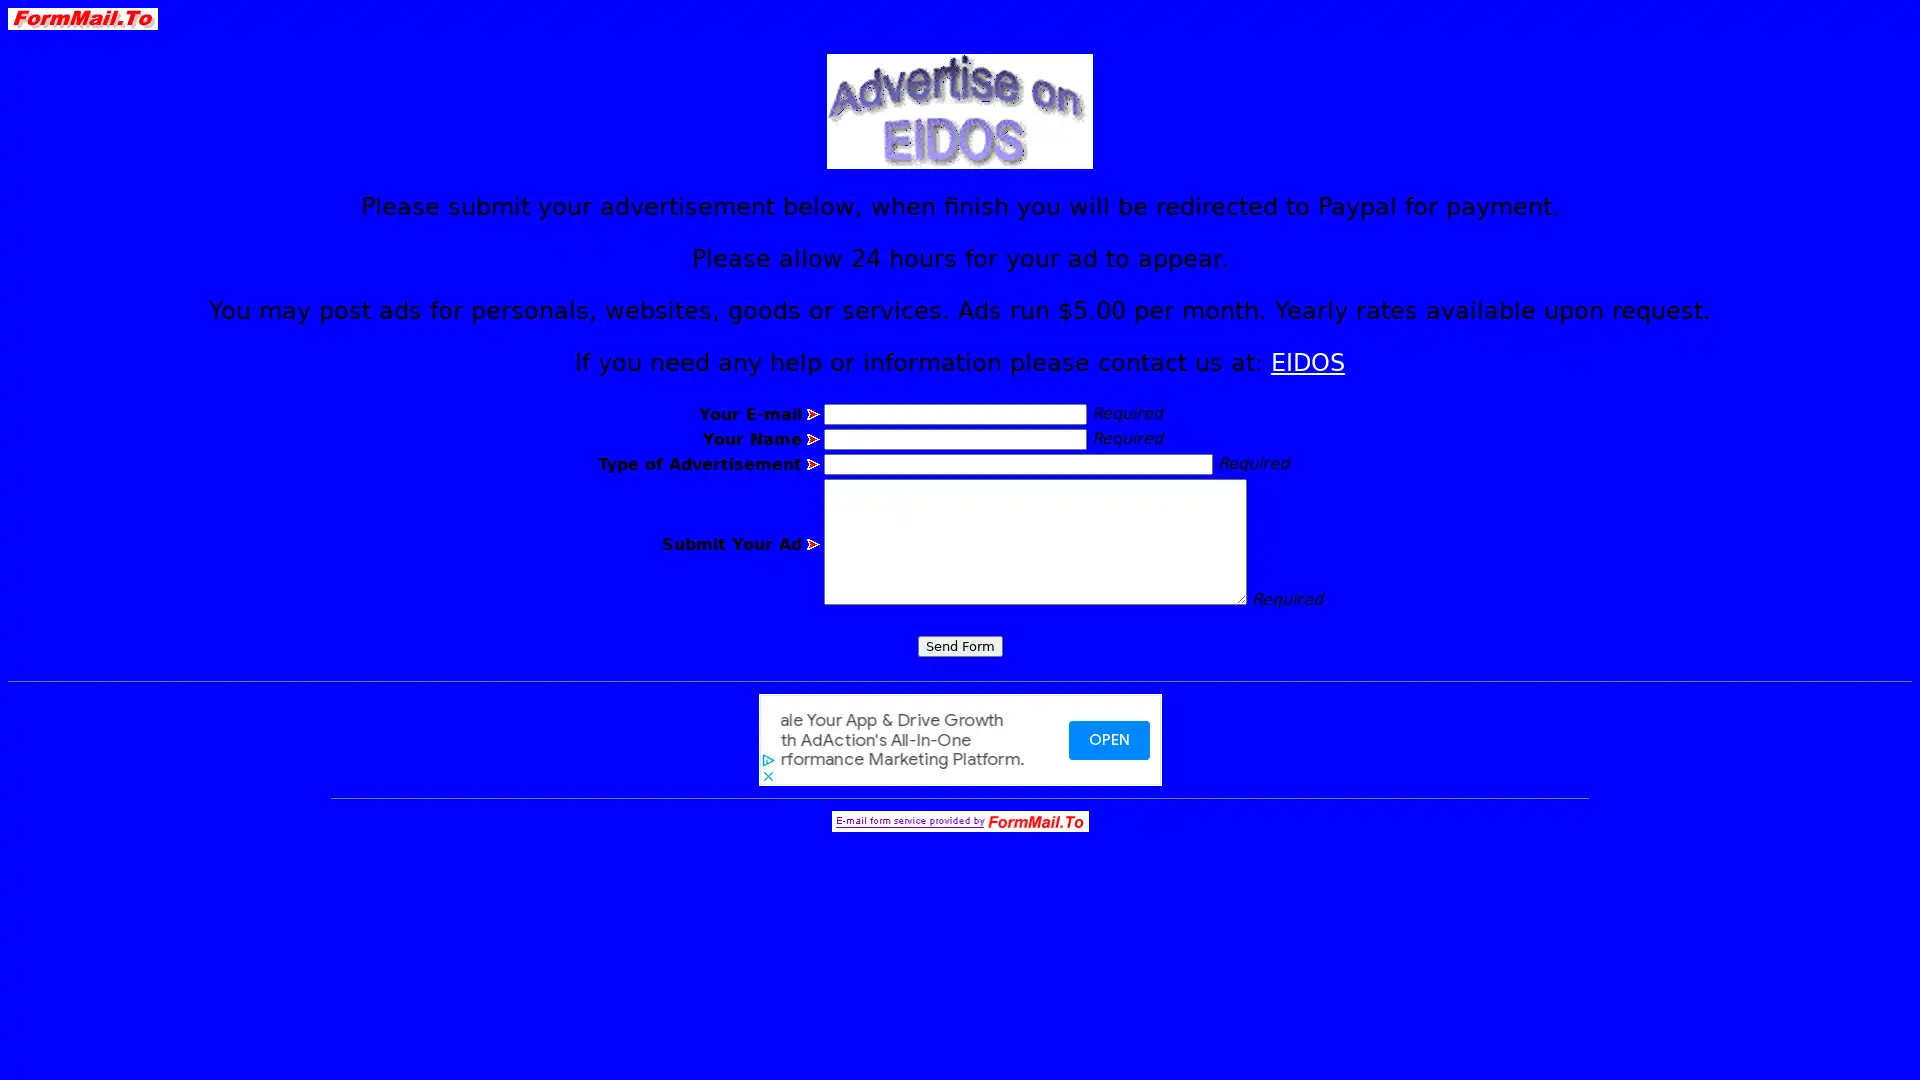 This screenshot has height=1080, width=1920. I want to click on Send Form, so click(958, 646).